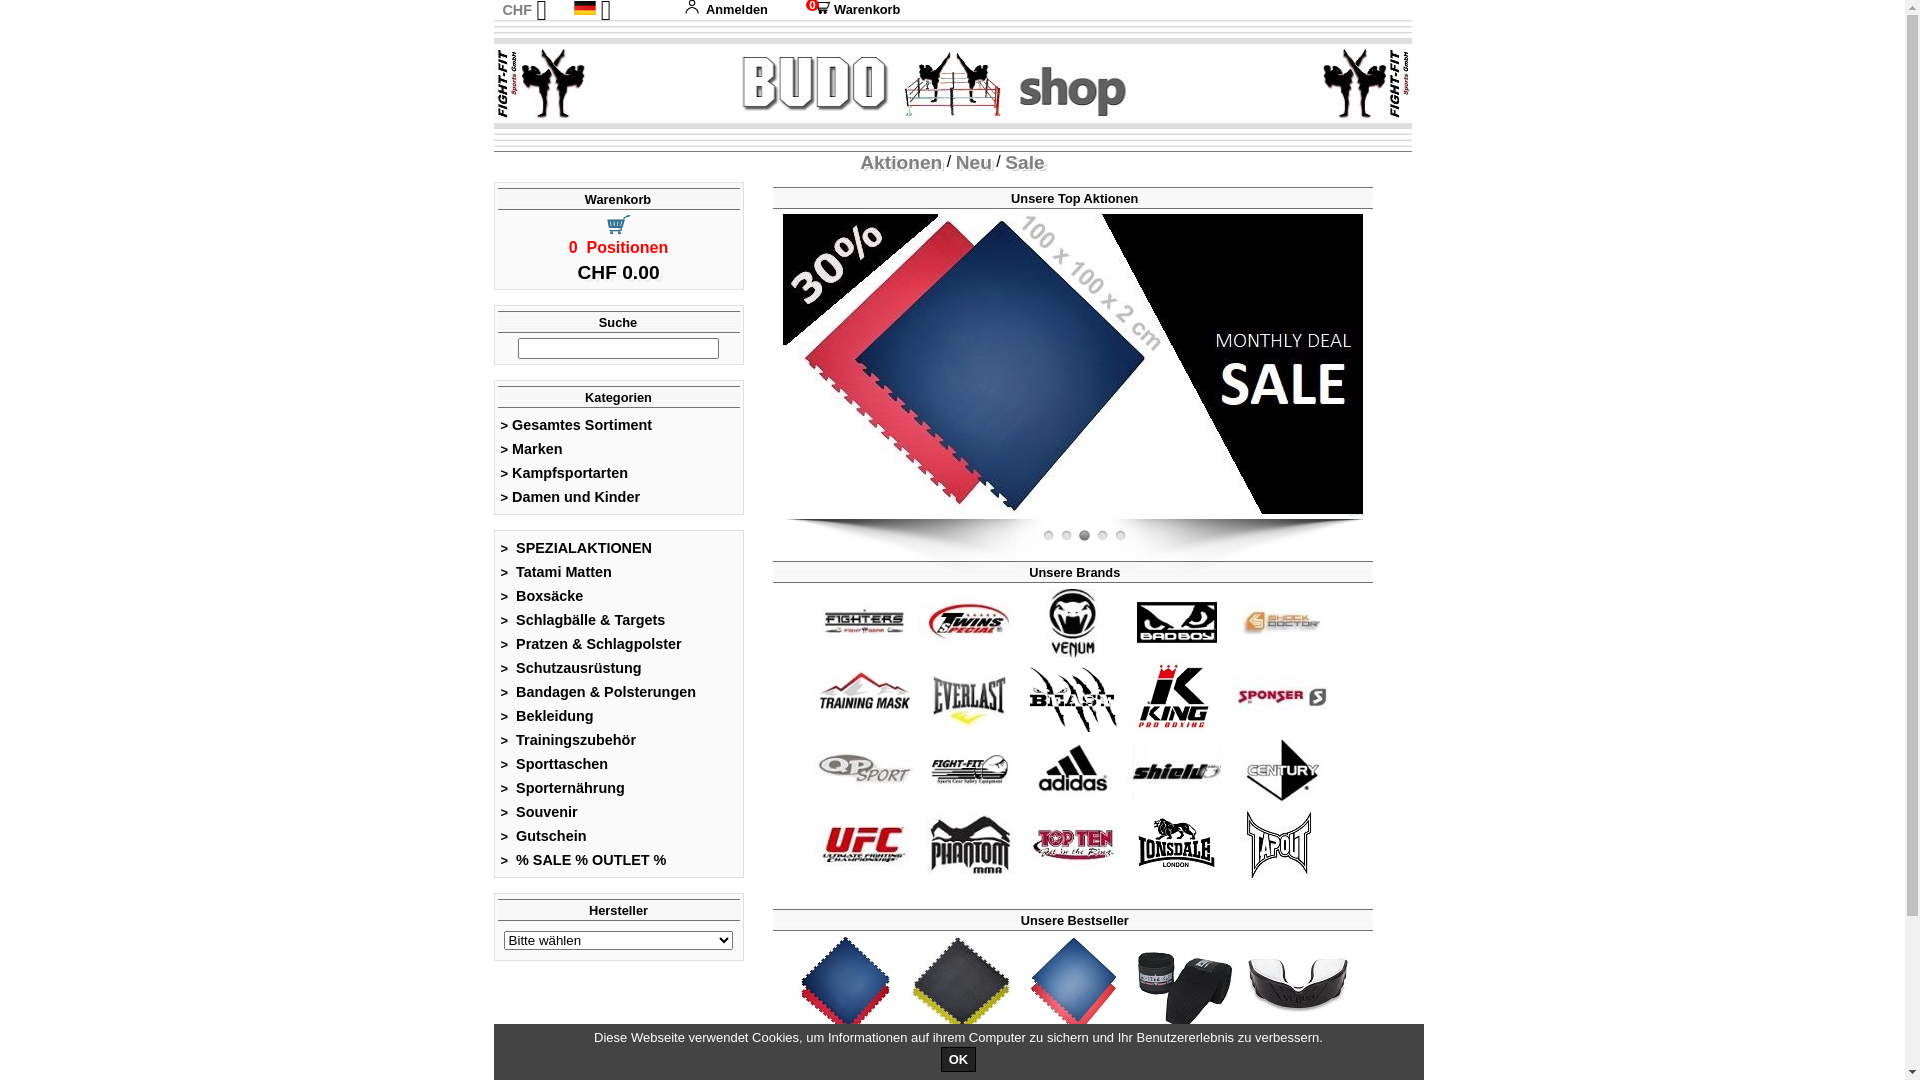 The image size is (1920, 1080). Describe the element at coordinates (1083, 534) in the screenshot. I see `'1'` at that location.